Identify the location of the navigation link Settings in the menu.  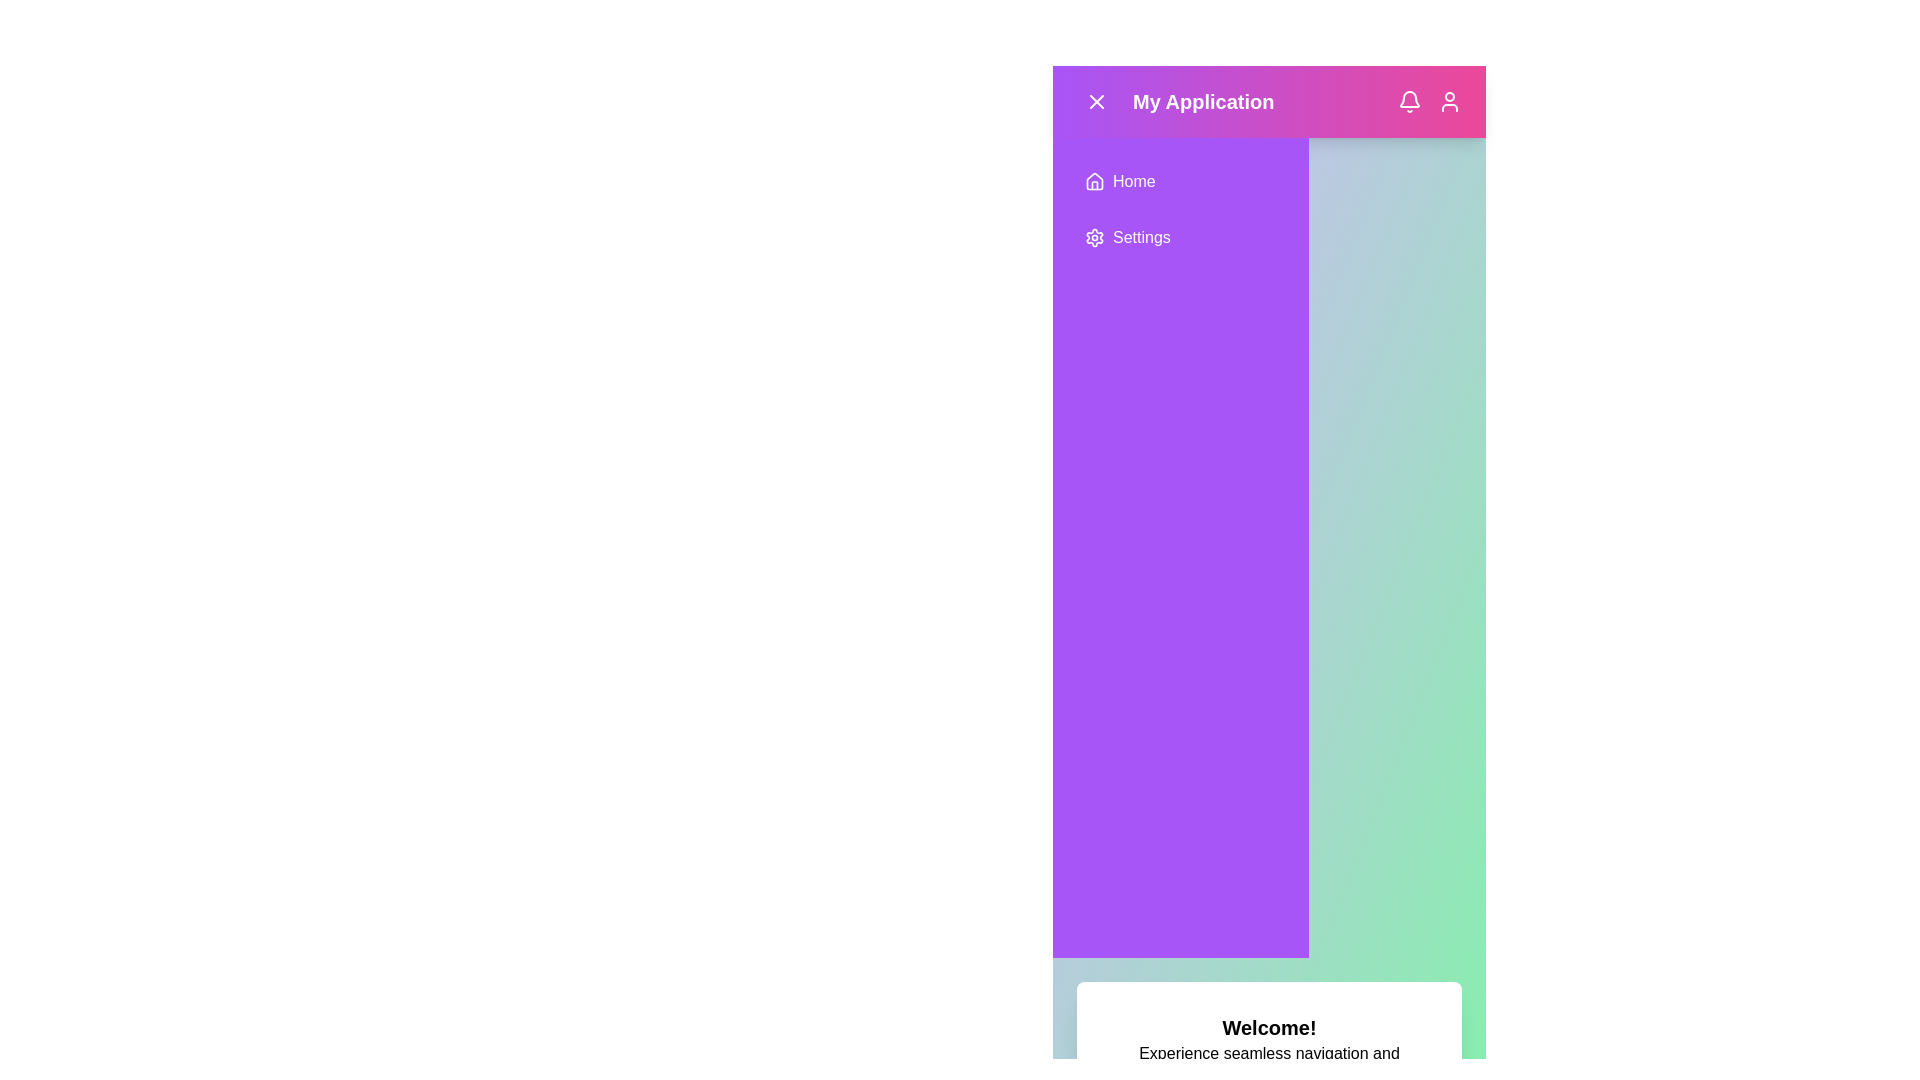
(1180, 237).